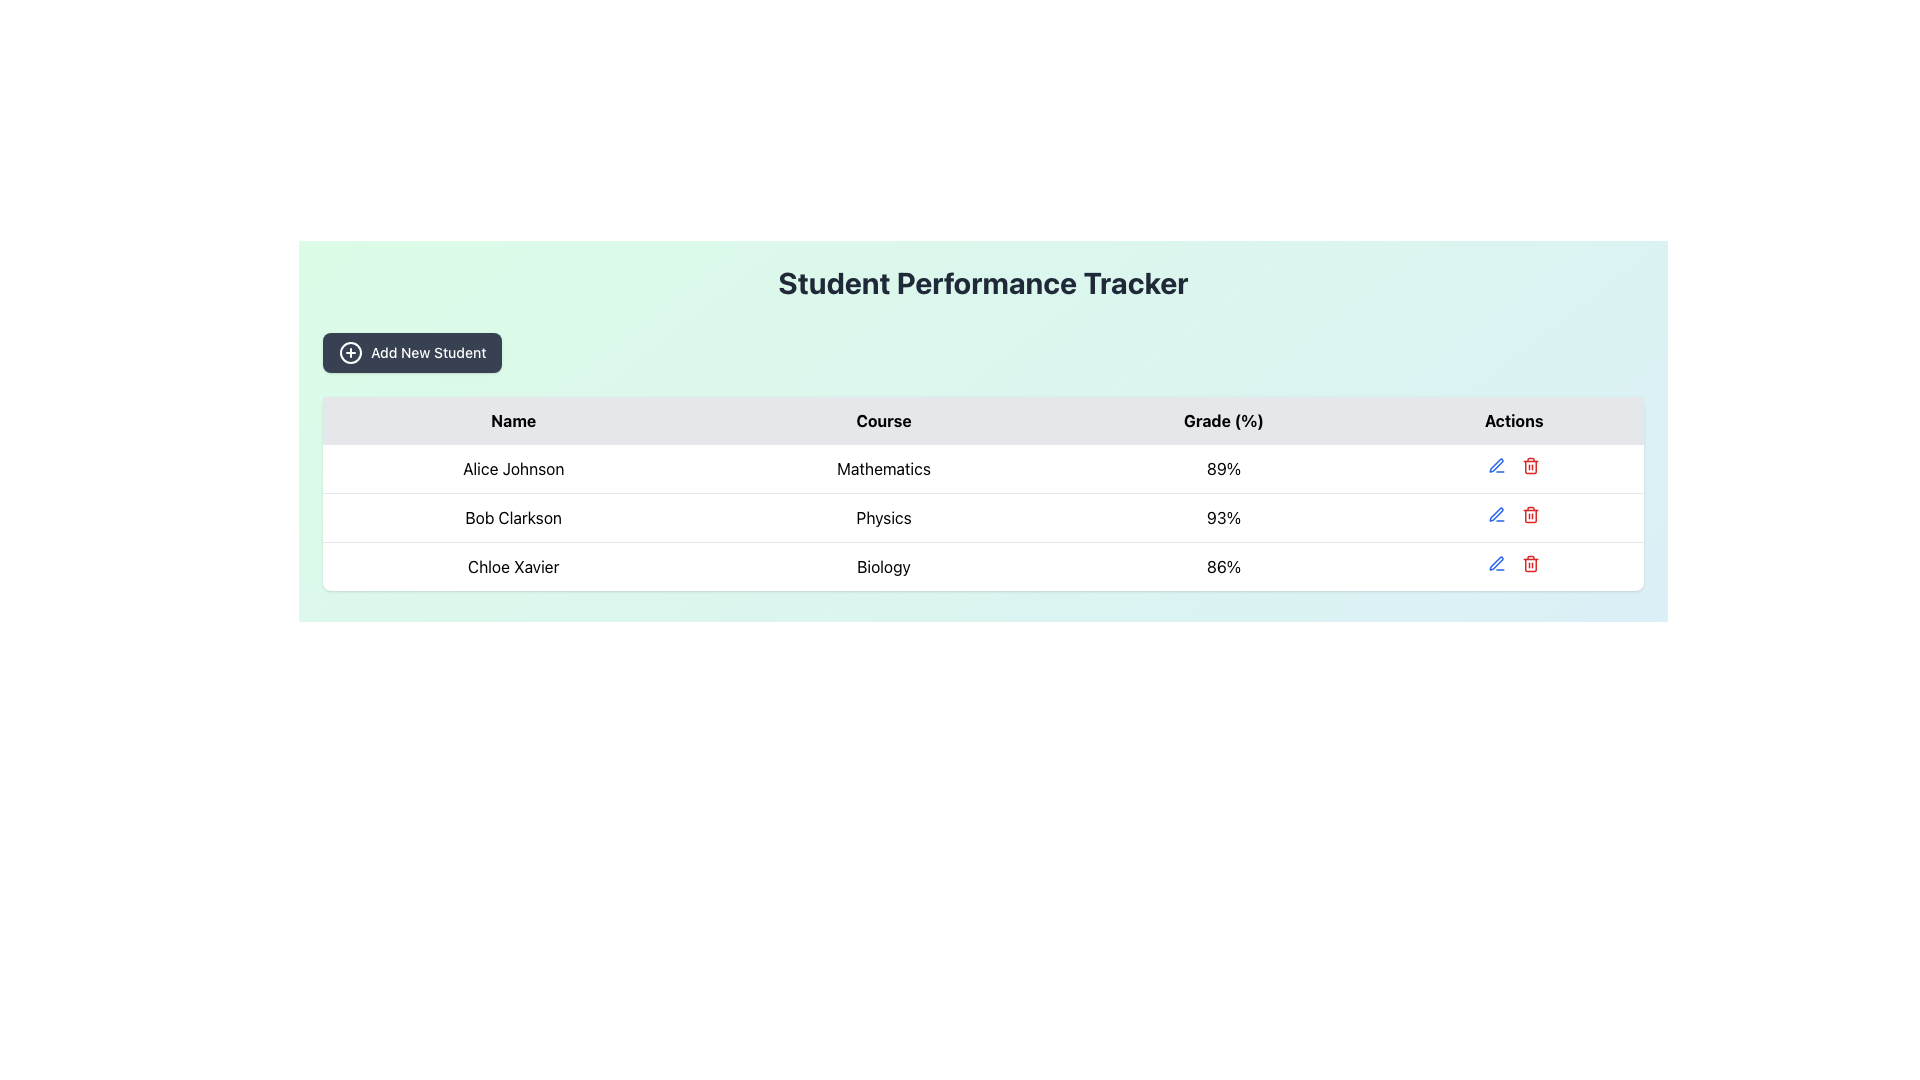 The image size is (1920, 1080). Describe the element at coordinates (983, 469) in the screenshot. I see `on the first row of the table representing student performance with the name 'Alice Johnson', course 'Mathematics', and grade '89%'` at that location.